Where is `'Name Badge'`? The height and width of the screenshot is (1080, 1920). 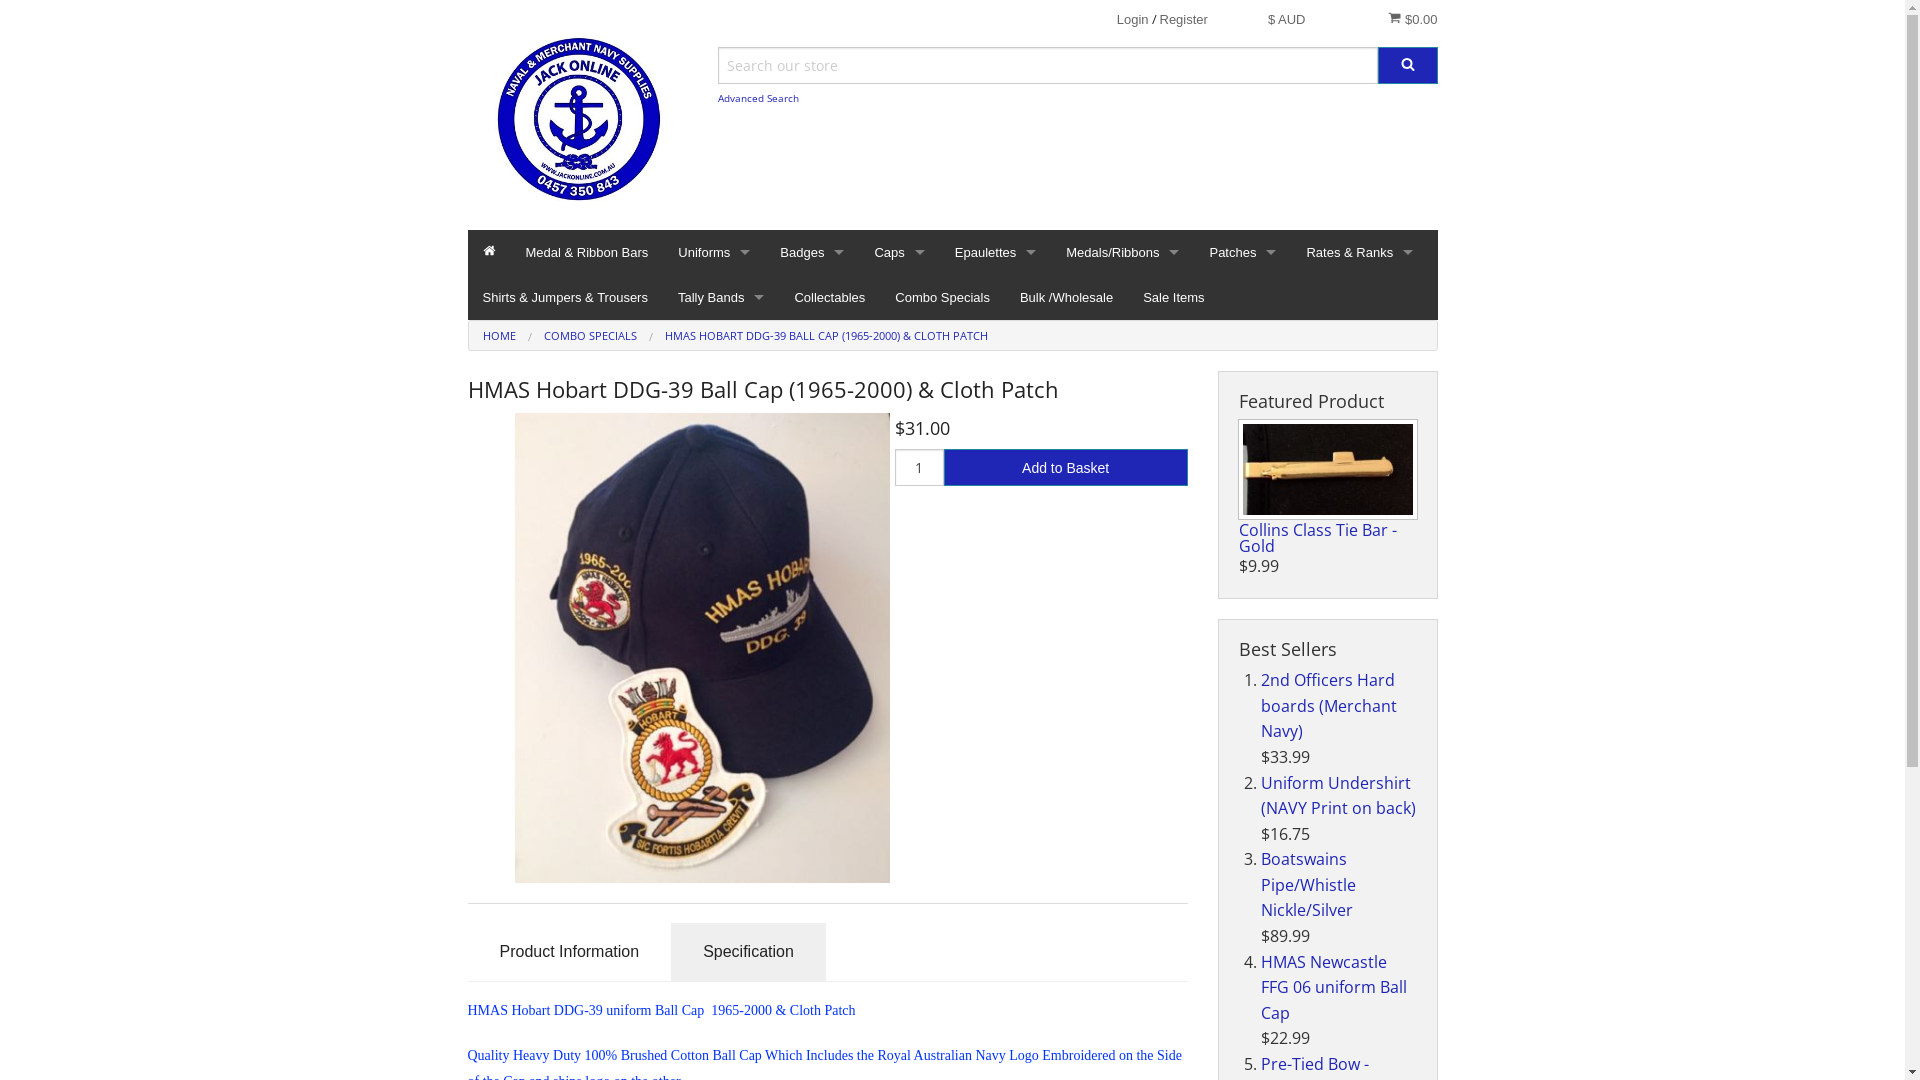 'Name Badge' is located at coordinates (714, 591).